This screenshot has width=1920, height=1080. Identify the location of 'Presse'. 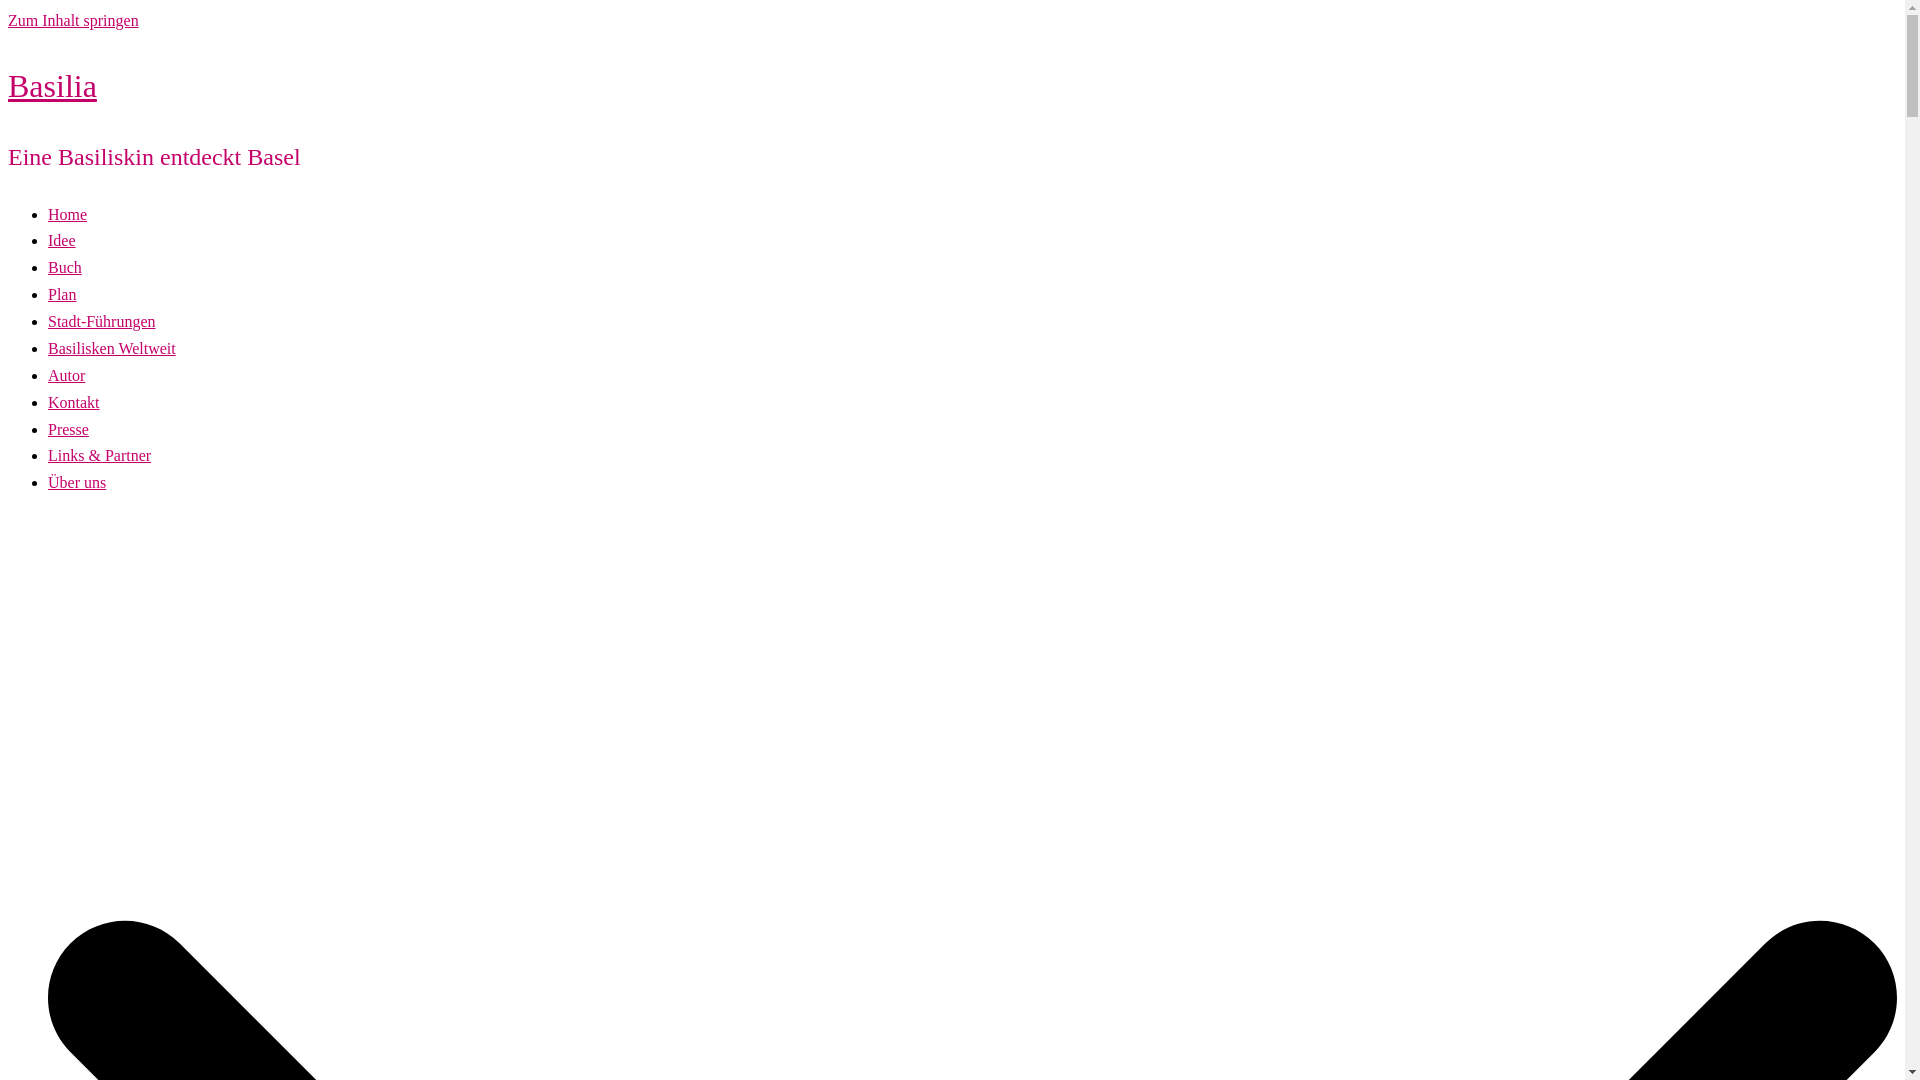
(68, 428).